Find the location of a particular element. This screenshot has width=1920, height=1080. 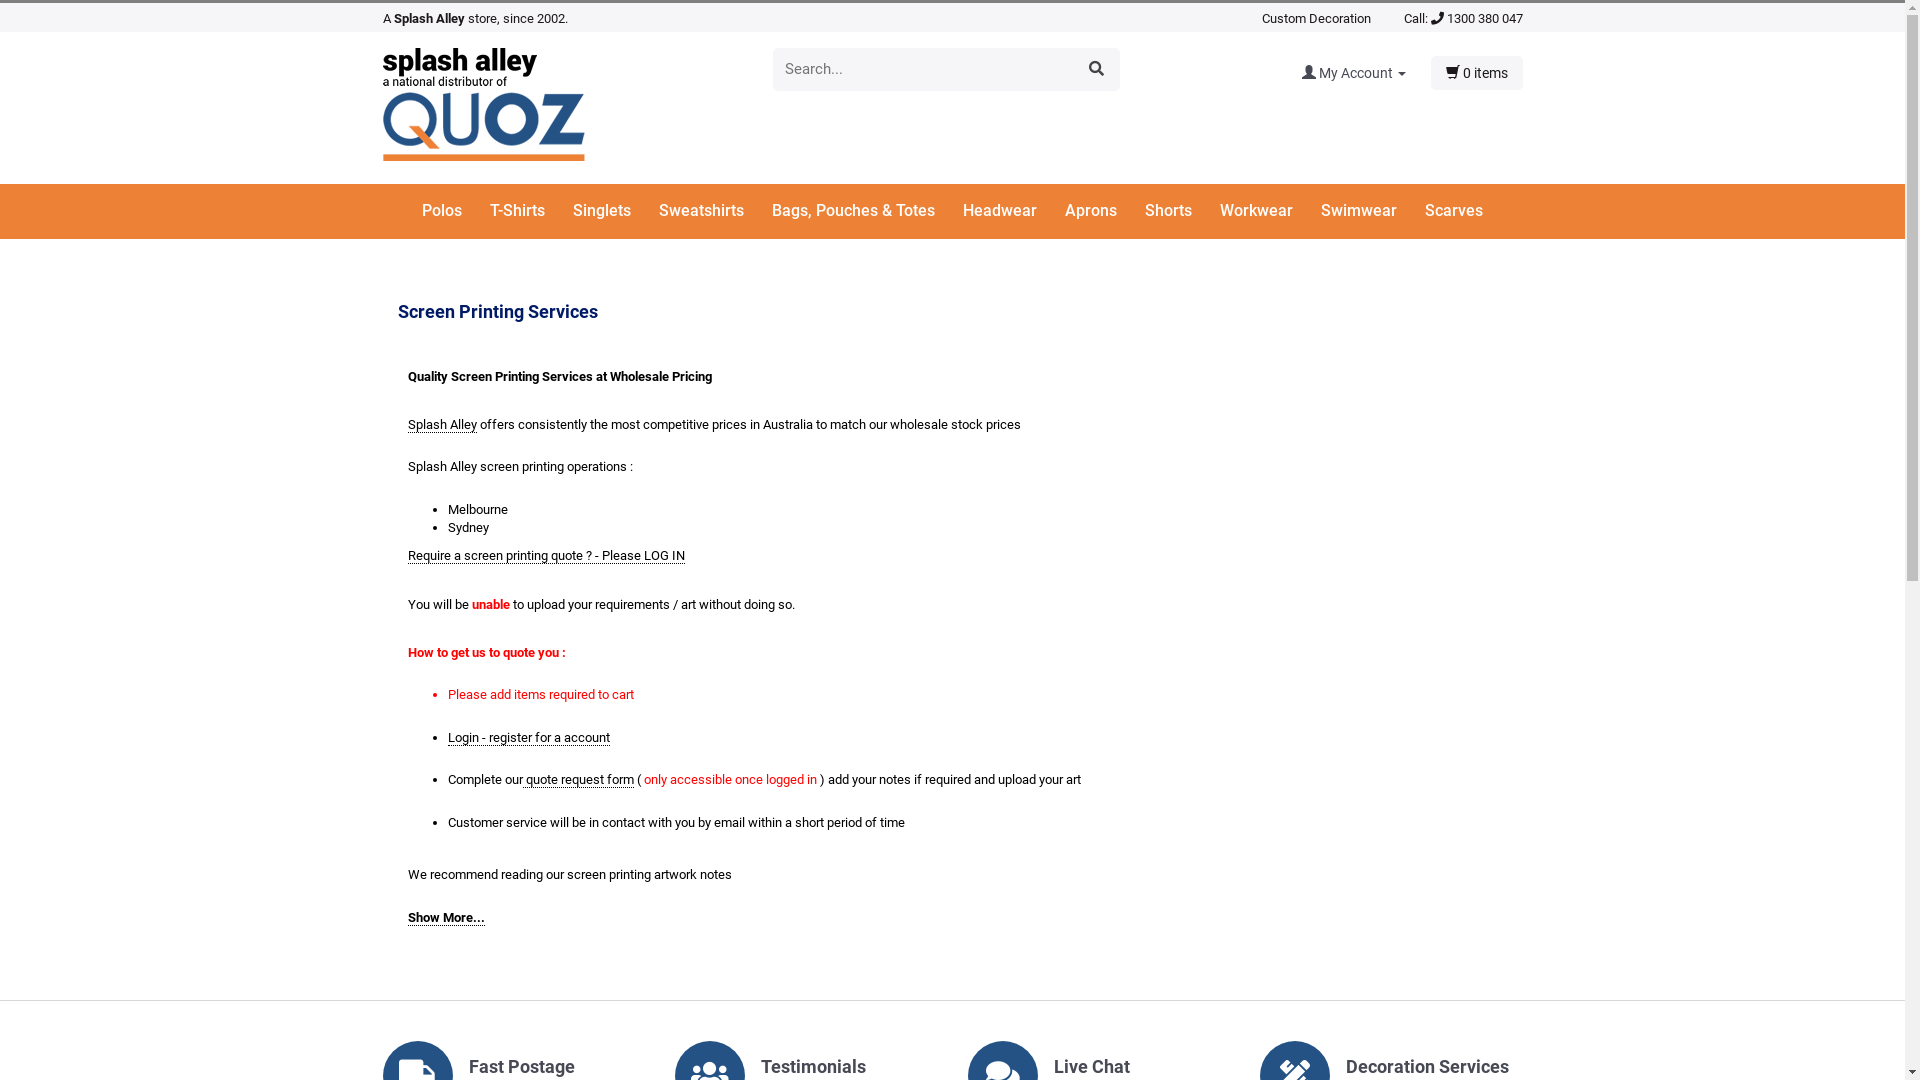

'Aprons' is located at coordinates (1064, 211).